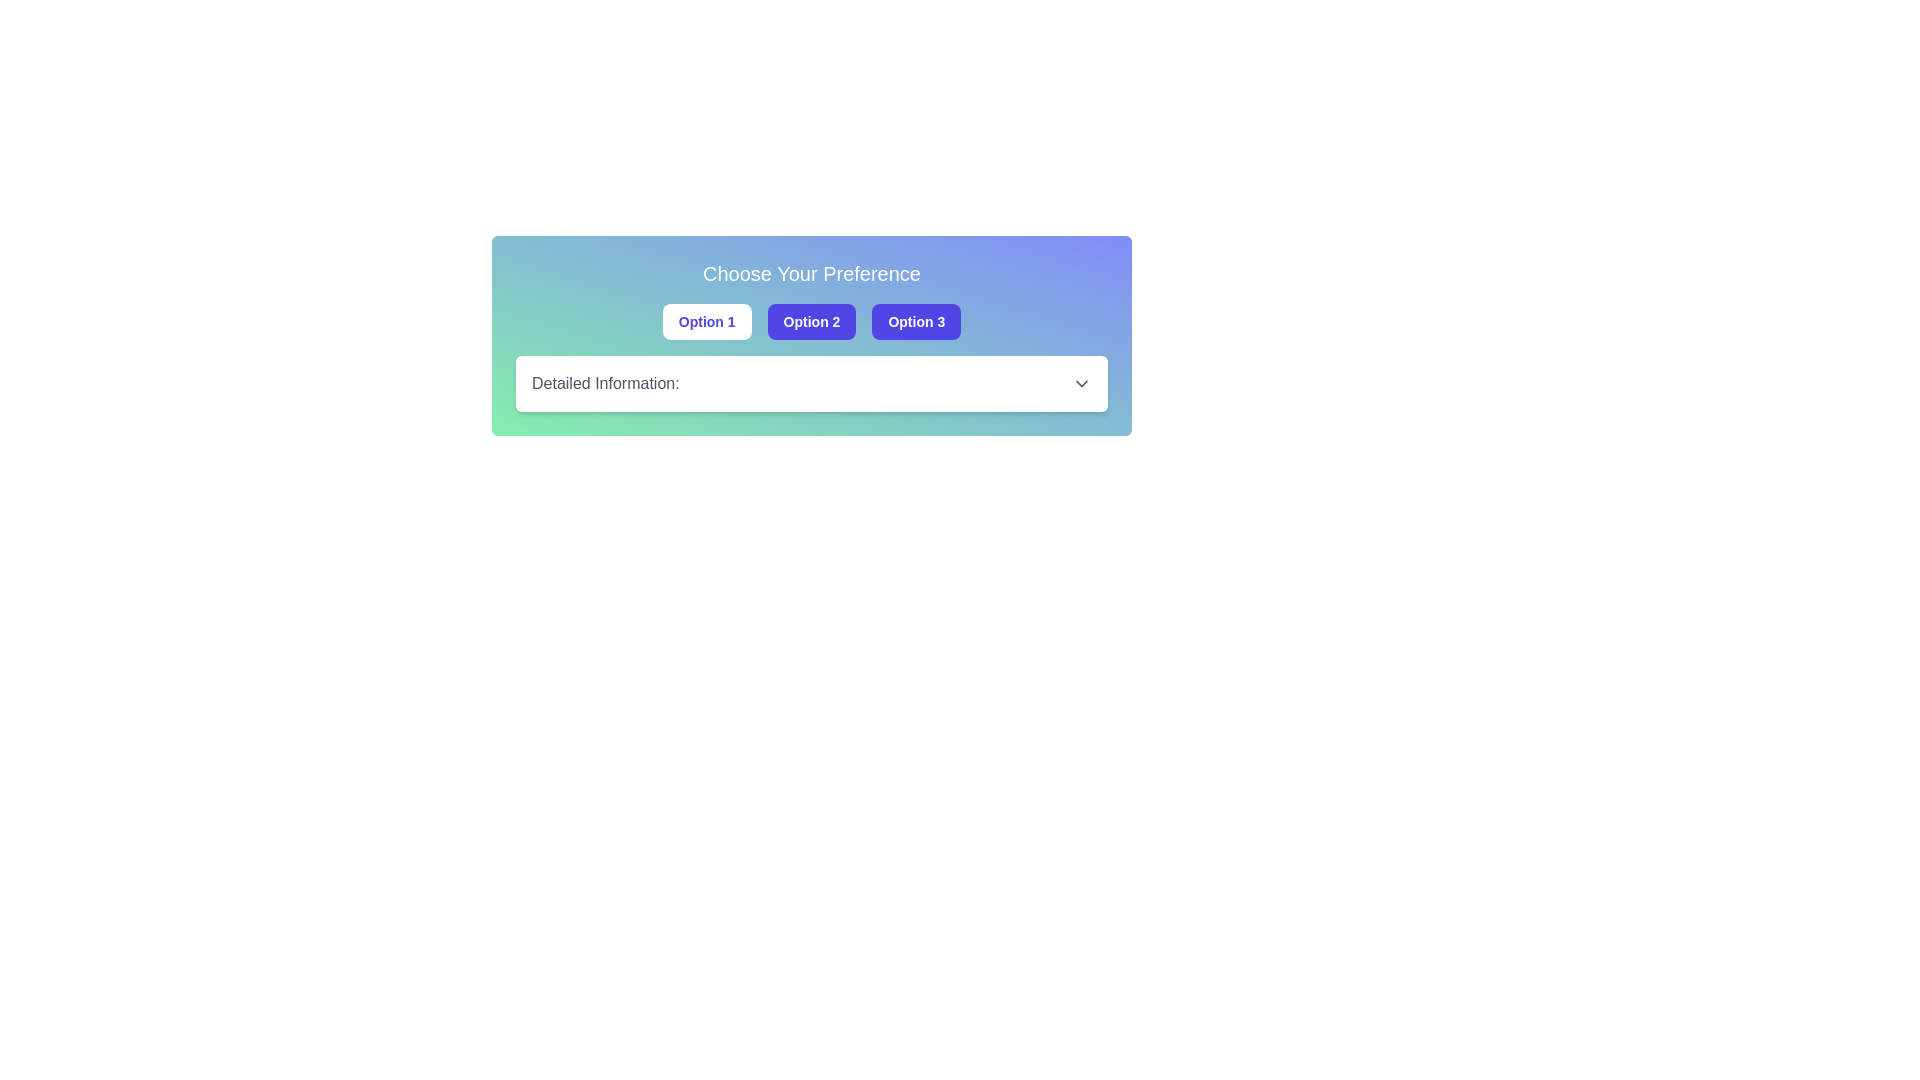 The image size is (1920, 1080). Describe the element at coordinates (706, 320) in the screenshot. I see `the first interactive button labeled 'Option 1'` at that location.